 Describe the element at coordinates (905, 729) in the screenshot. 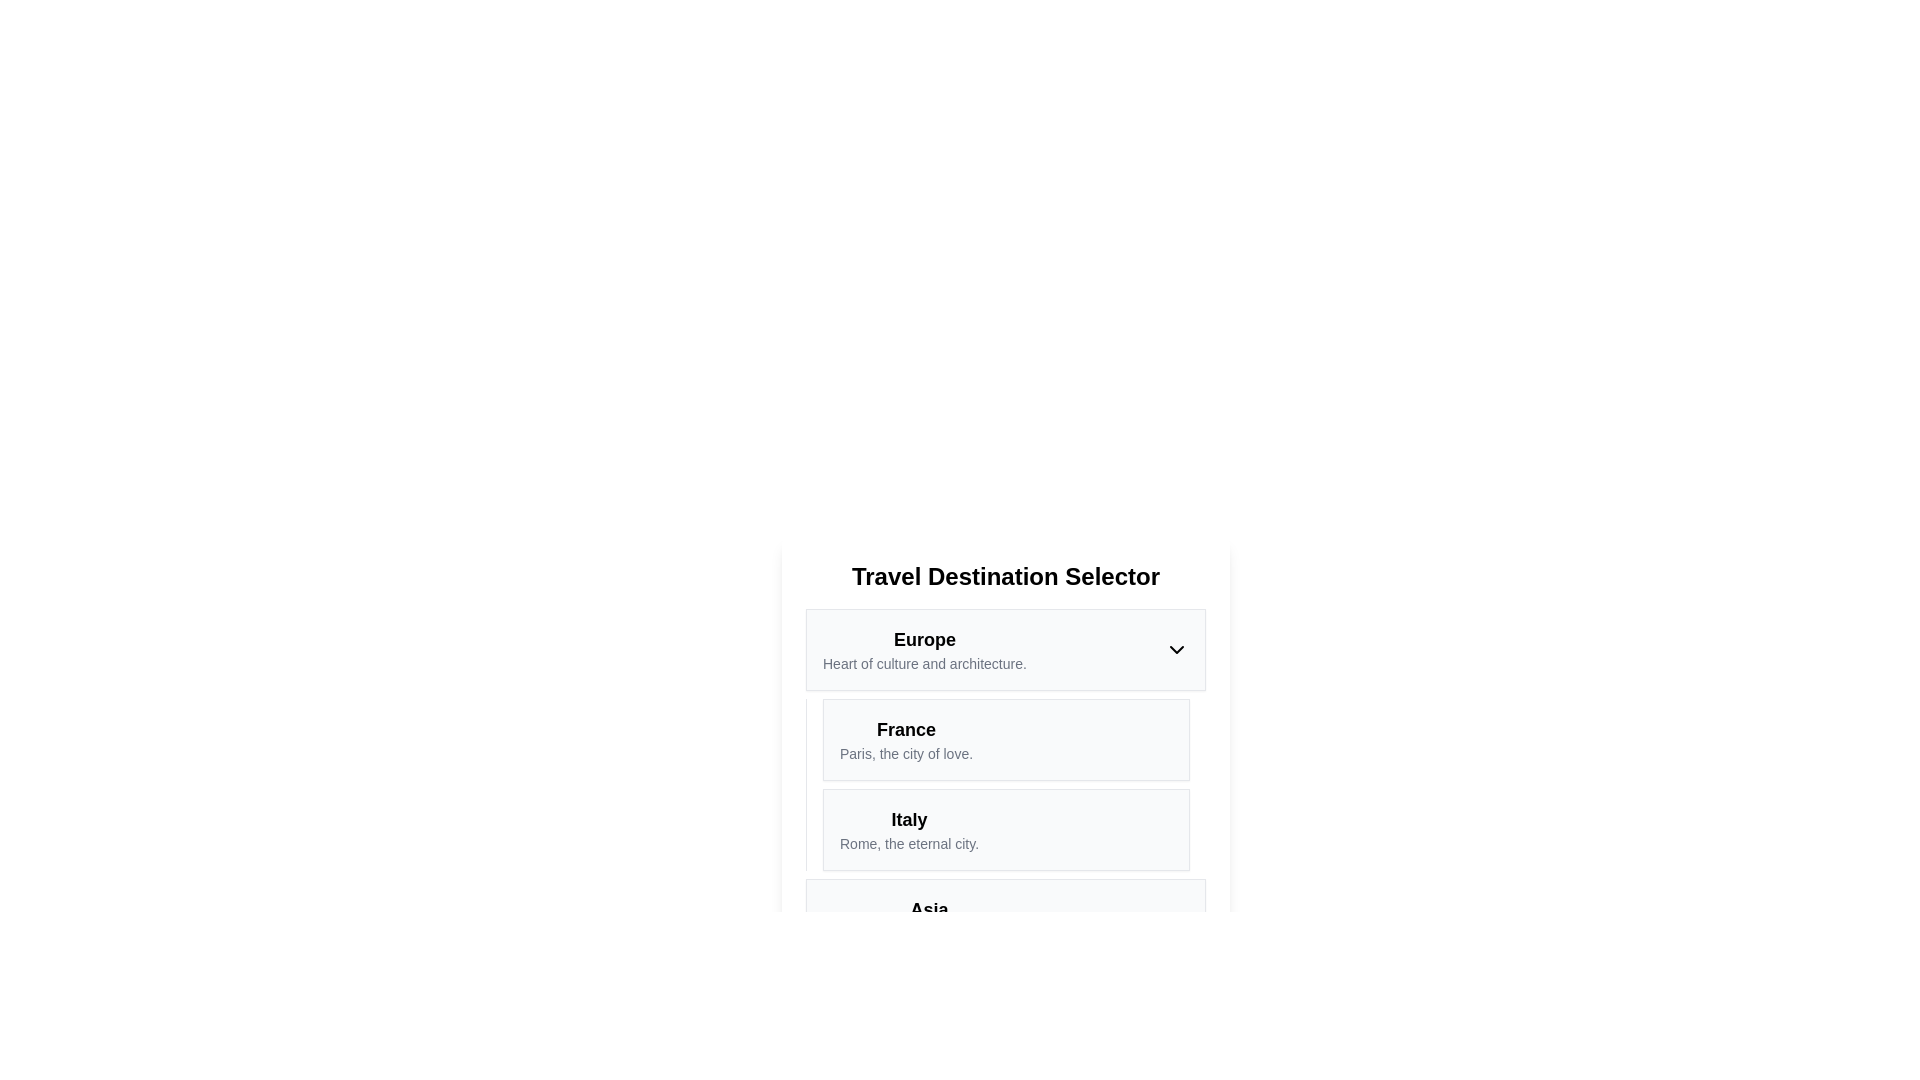

I see `the text label for the country 'France', which is centrally aligned and serves as a heading within the travel destinations list` at that location.